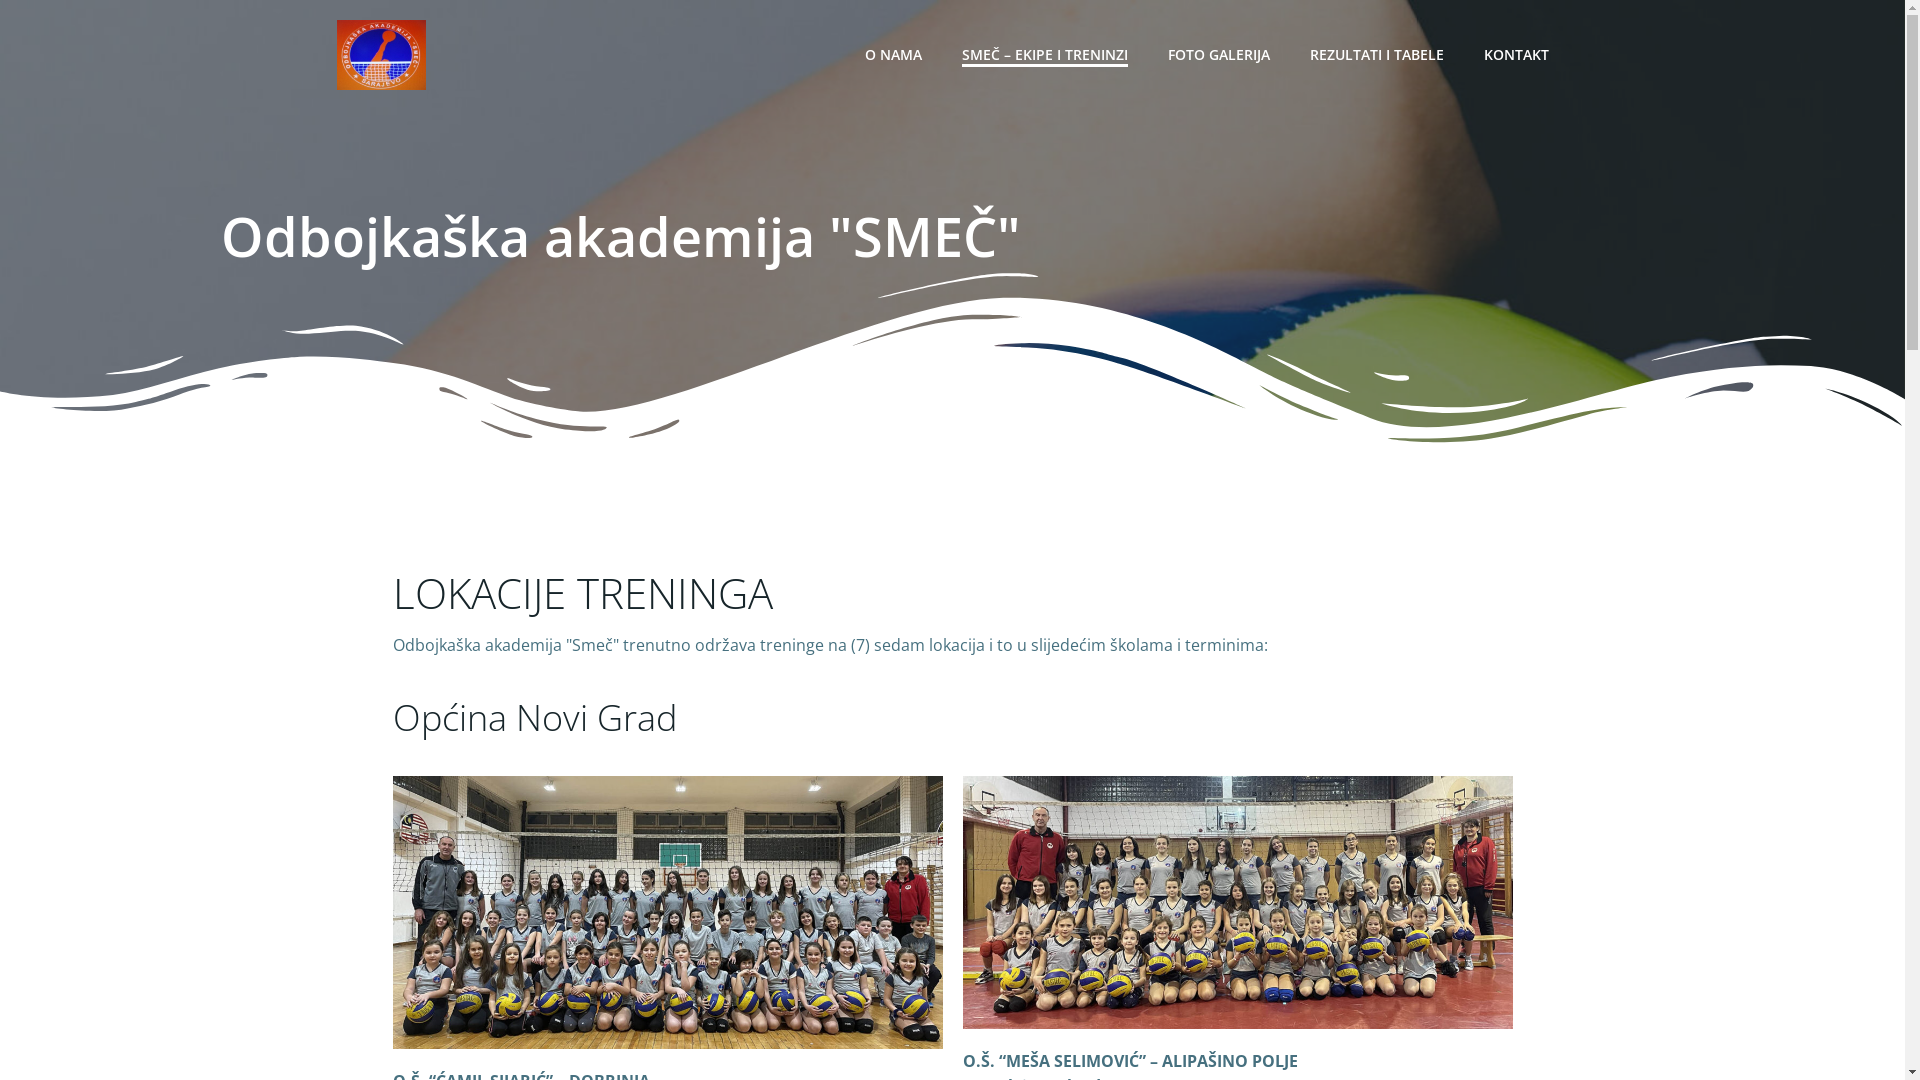 This screenshot has height=1080, width=1920. What do you see at coordinates (1251, 1019) in the screenshot?
I see `'Colibri'` at bounding box center [1251, 1019].